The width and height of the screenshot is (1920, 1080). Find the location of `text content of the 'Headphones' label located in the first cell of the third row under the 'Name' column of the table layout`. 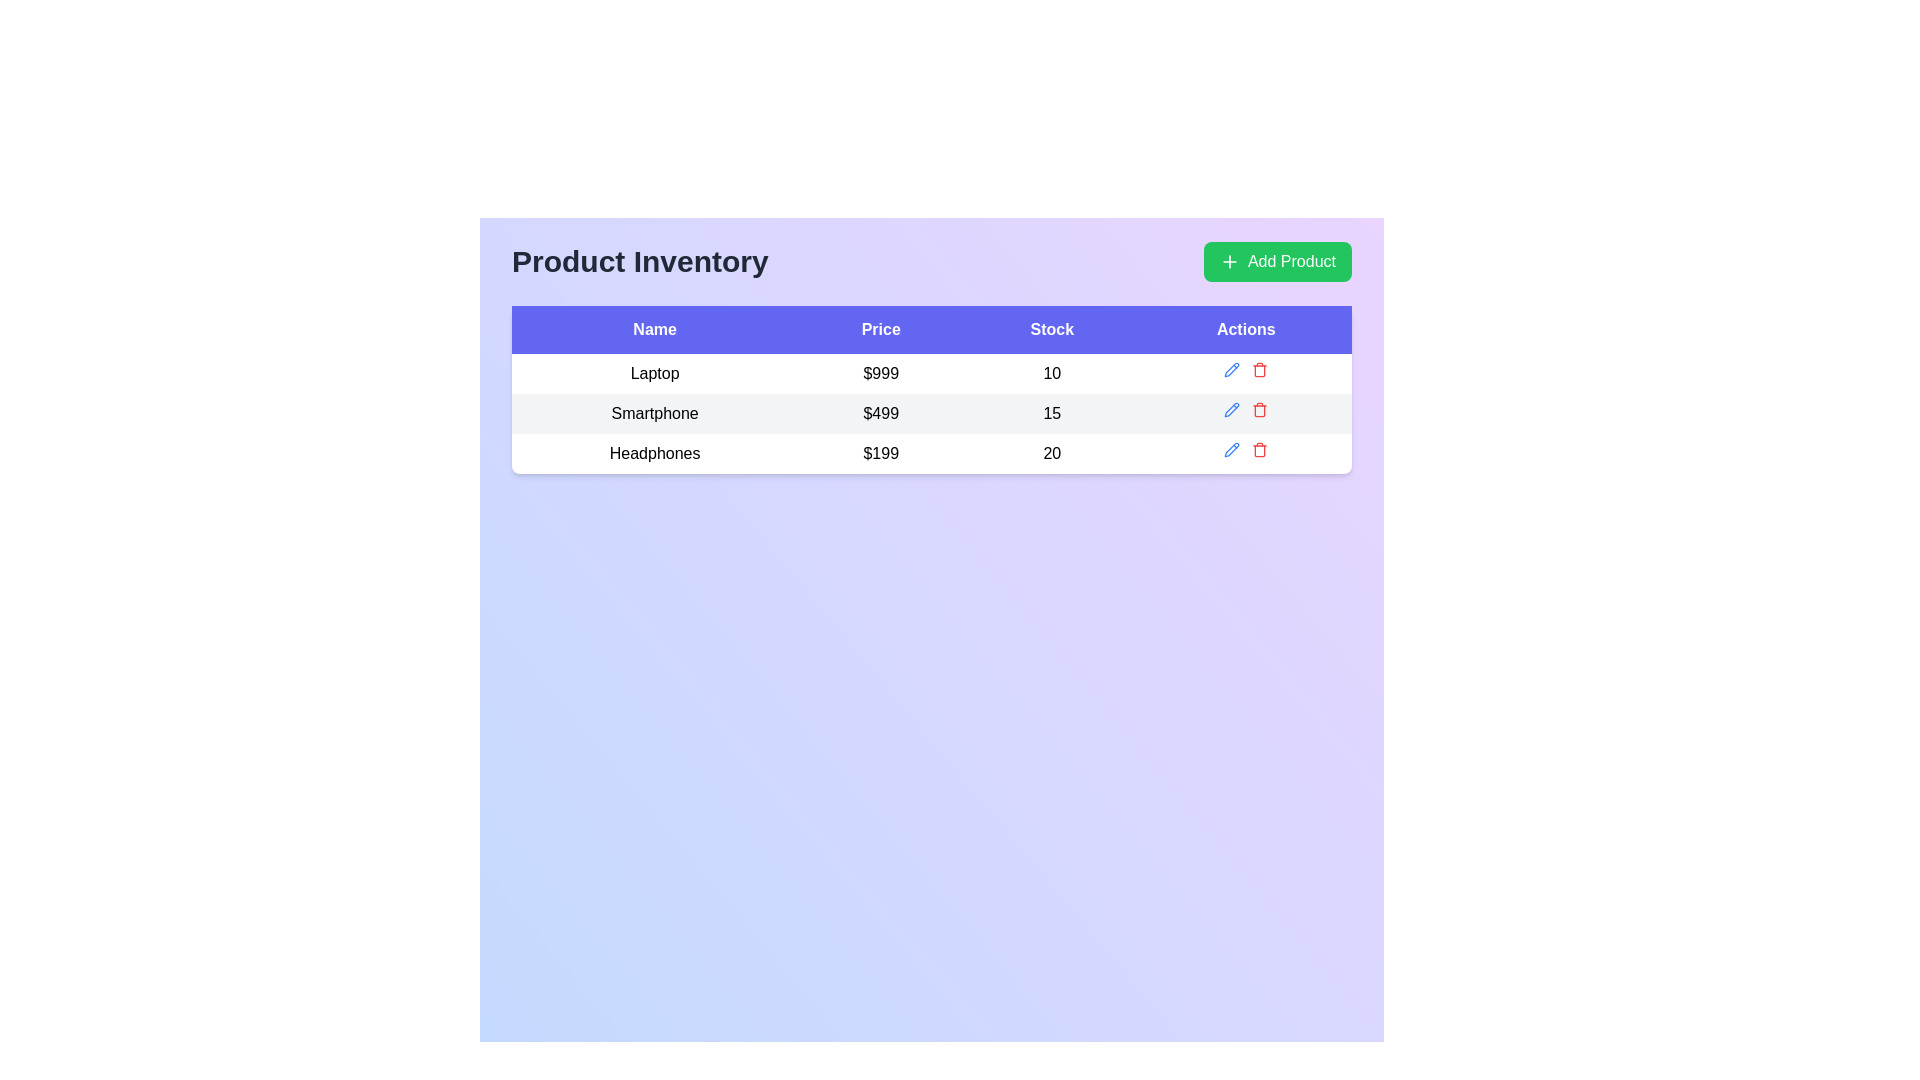

text content of the 'Headphones' label located in the first cell of the third row under the 'Name' column of the table layout is located at coordinates (655, 454).